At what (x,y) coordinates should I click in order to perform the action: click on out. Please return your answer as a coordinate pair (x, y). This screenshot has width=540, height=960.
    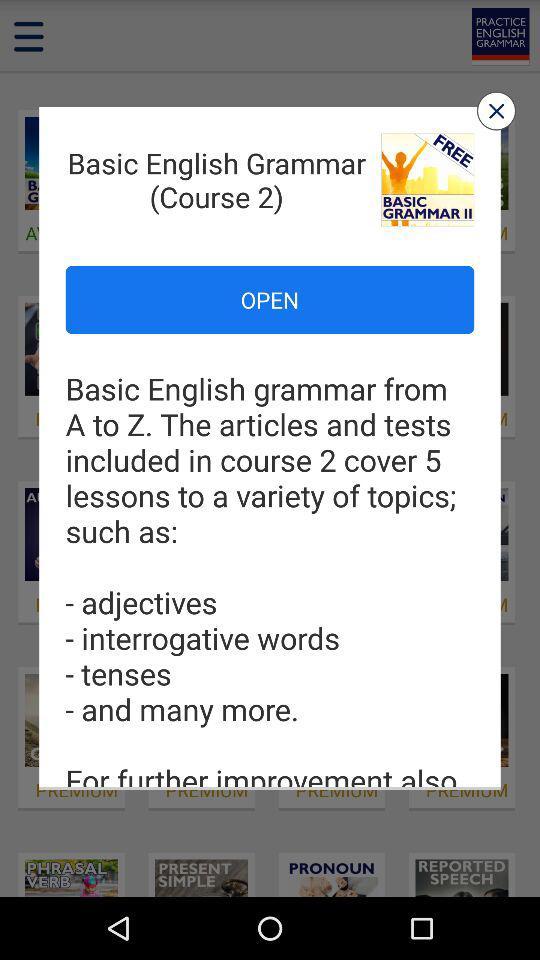
    Looking at the image, I should click on (495, 111).